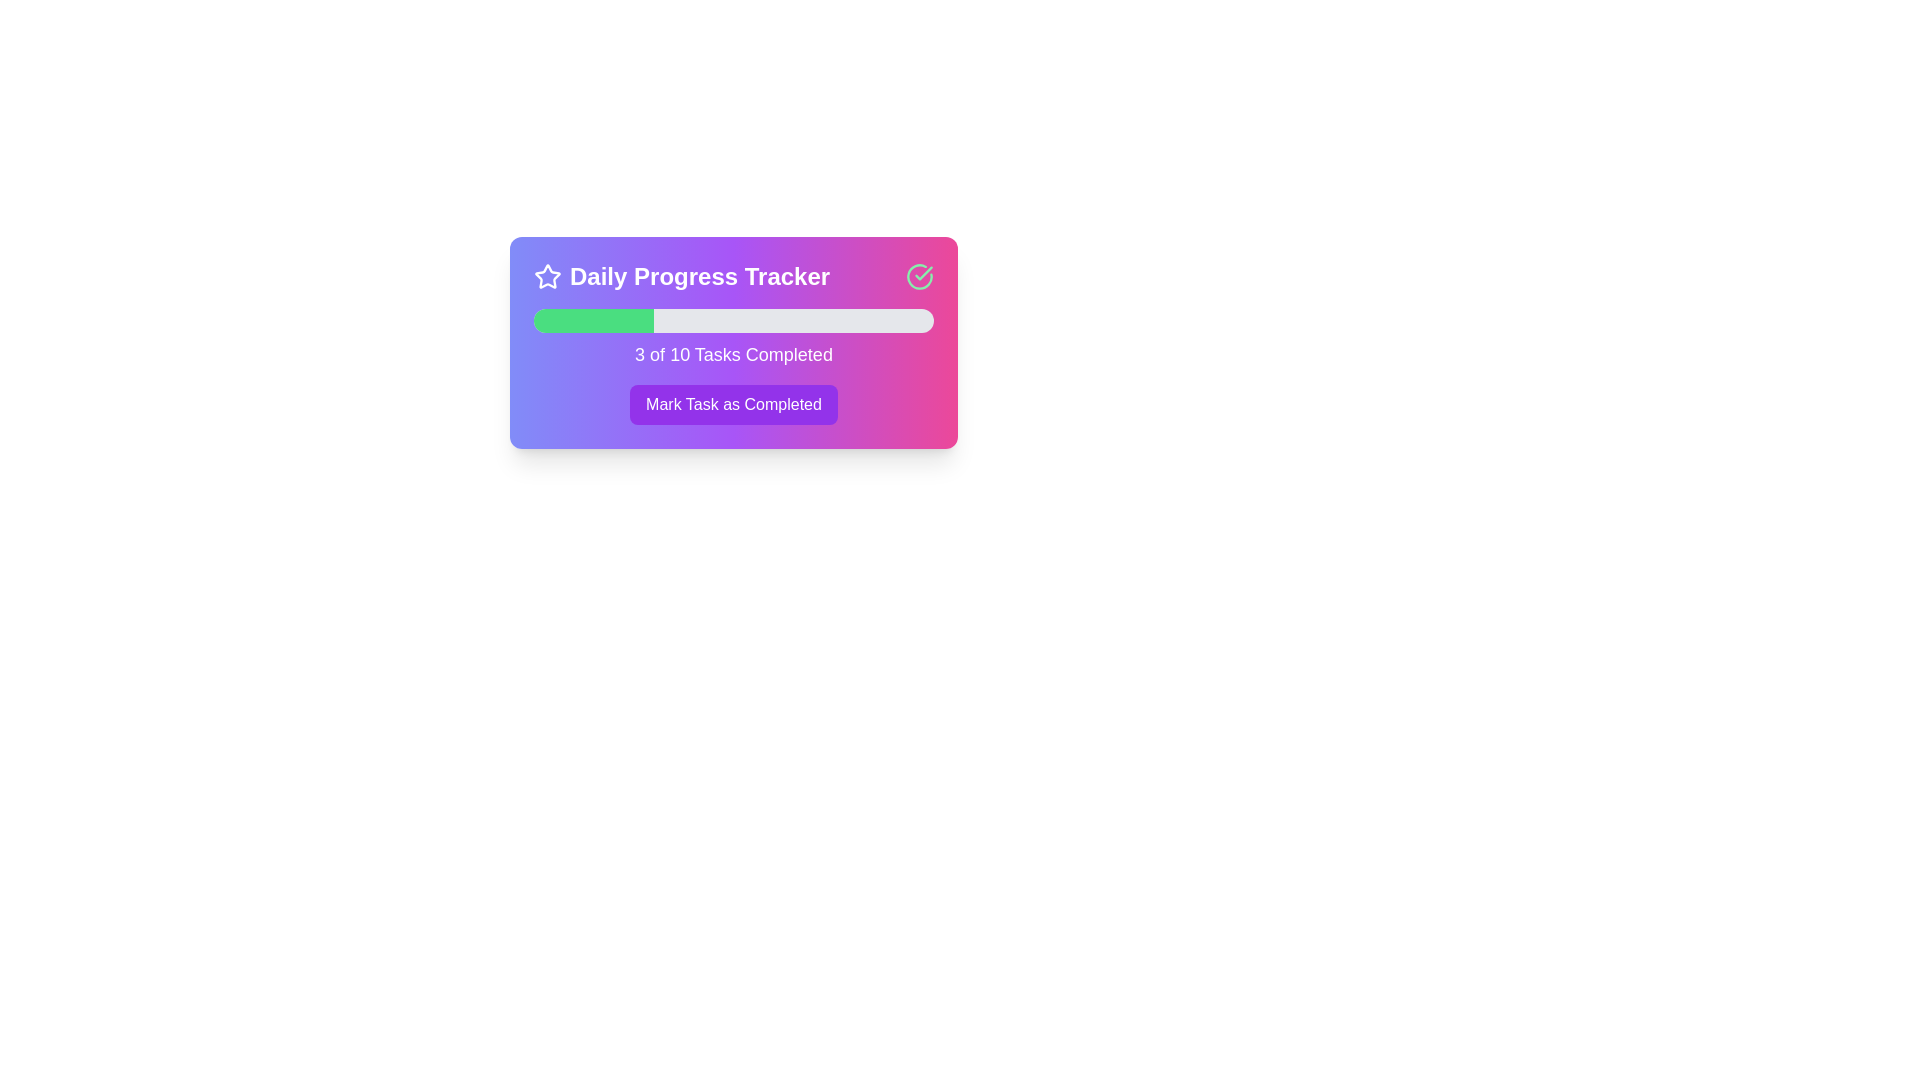  Describe the element at coordinates (733, 319) in the screenshot. I see `the progress bar that visually displays a green fill indicating 30% completion, located centrally below 'Daily Progress Tracker' and above '3 of 10 Tasks Completed'` at that location.